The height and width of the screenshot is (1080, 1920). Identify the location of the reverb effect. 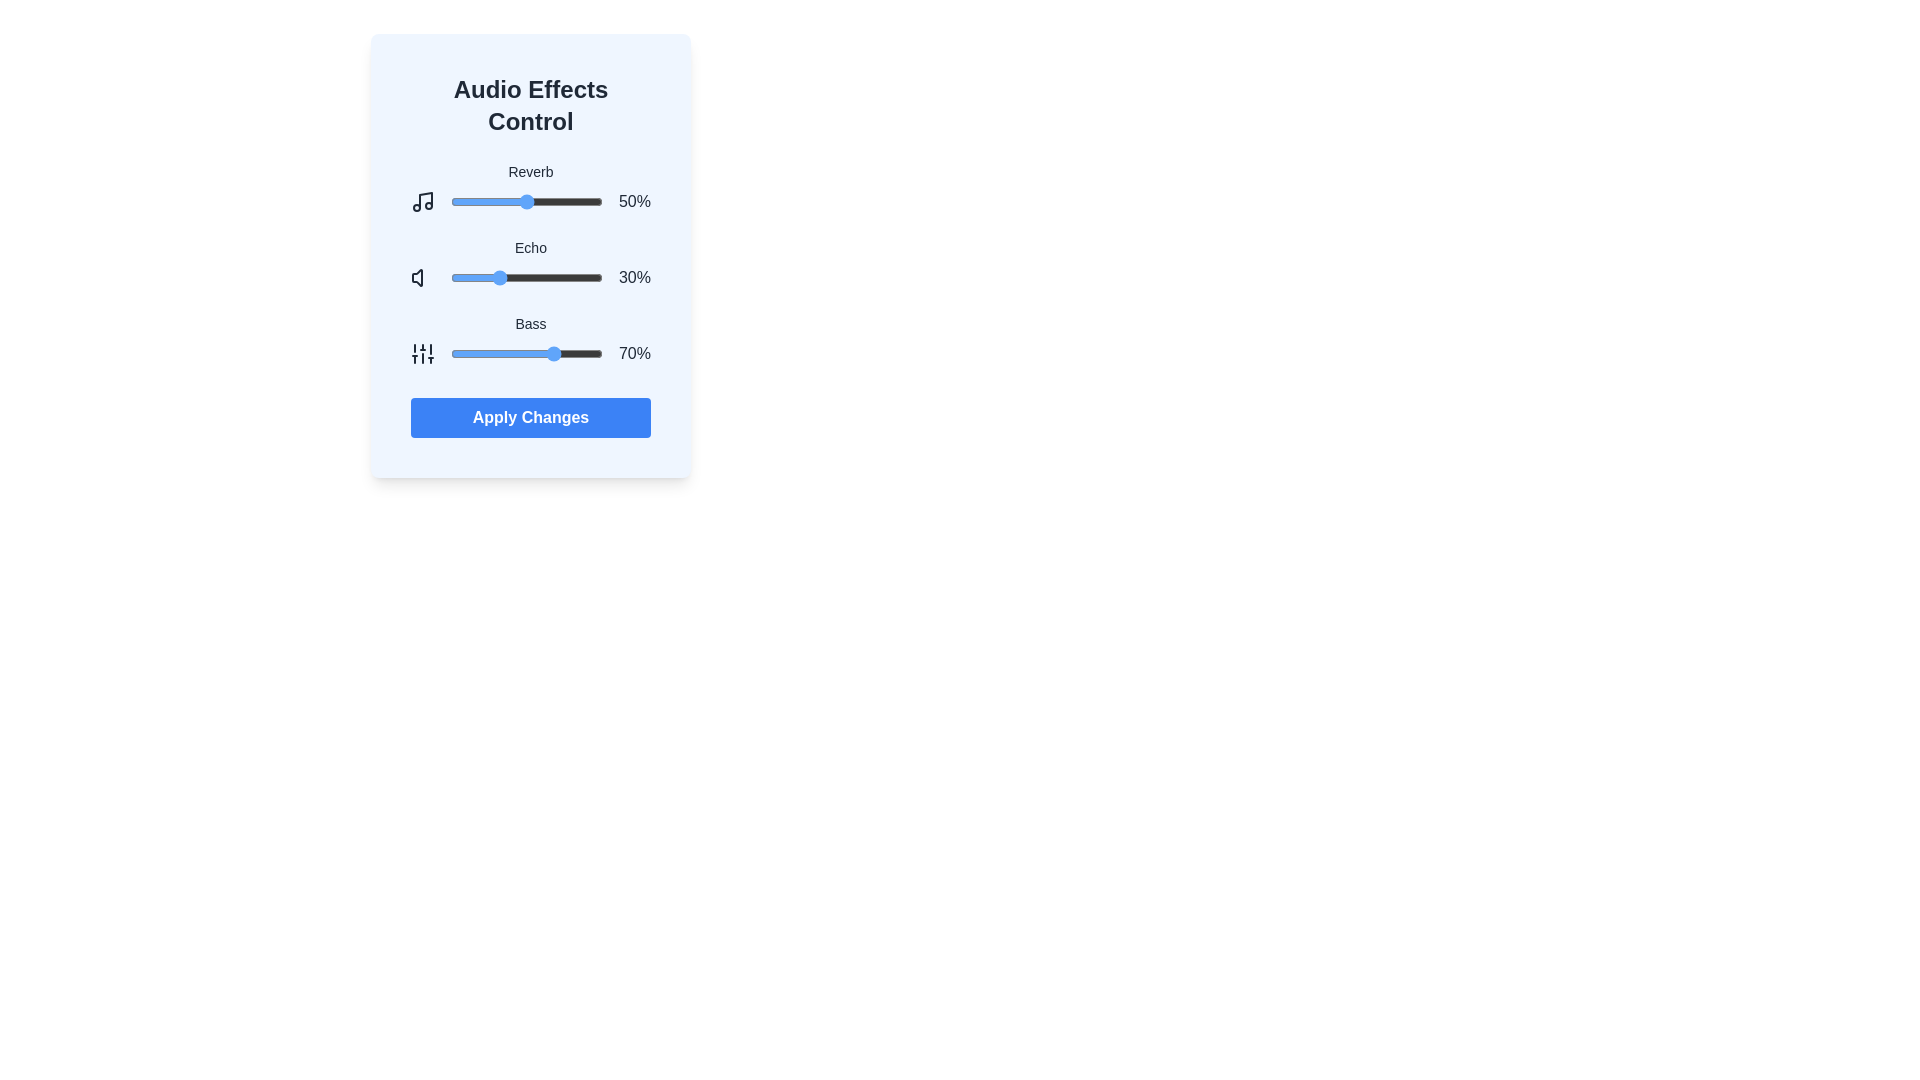
(519, 201).